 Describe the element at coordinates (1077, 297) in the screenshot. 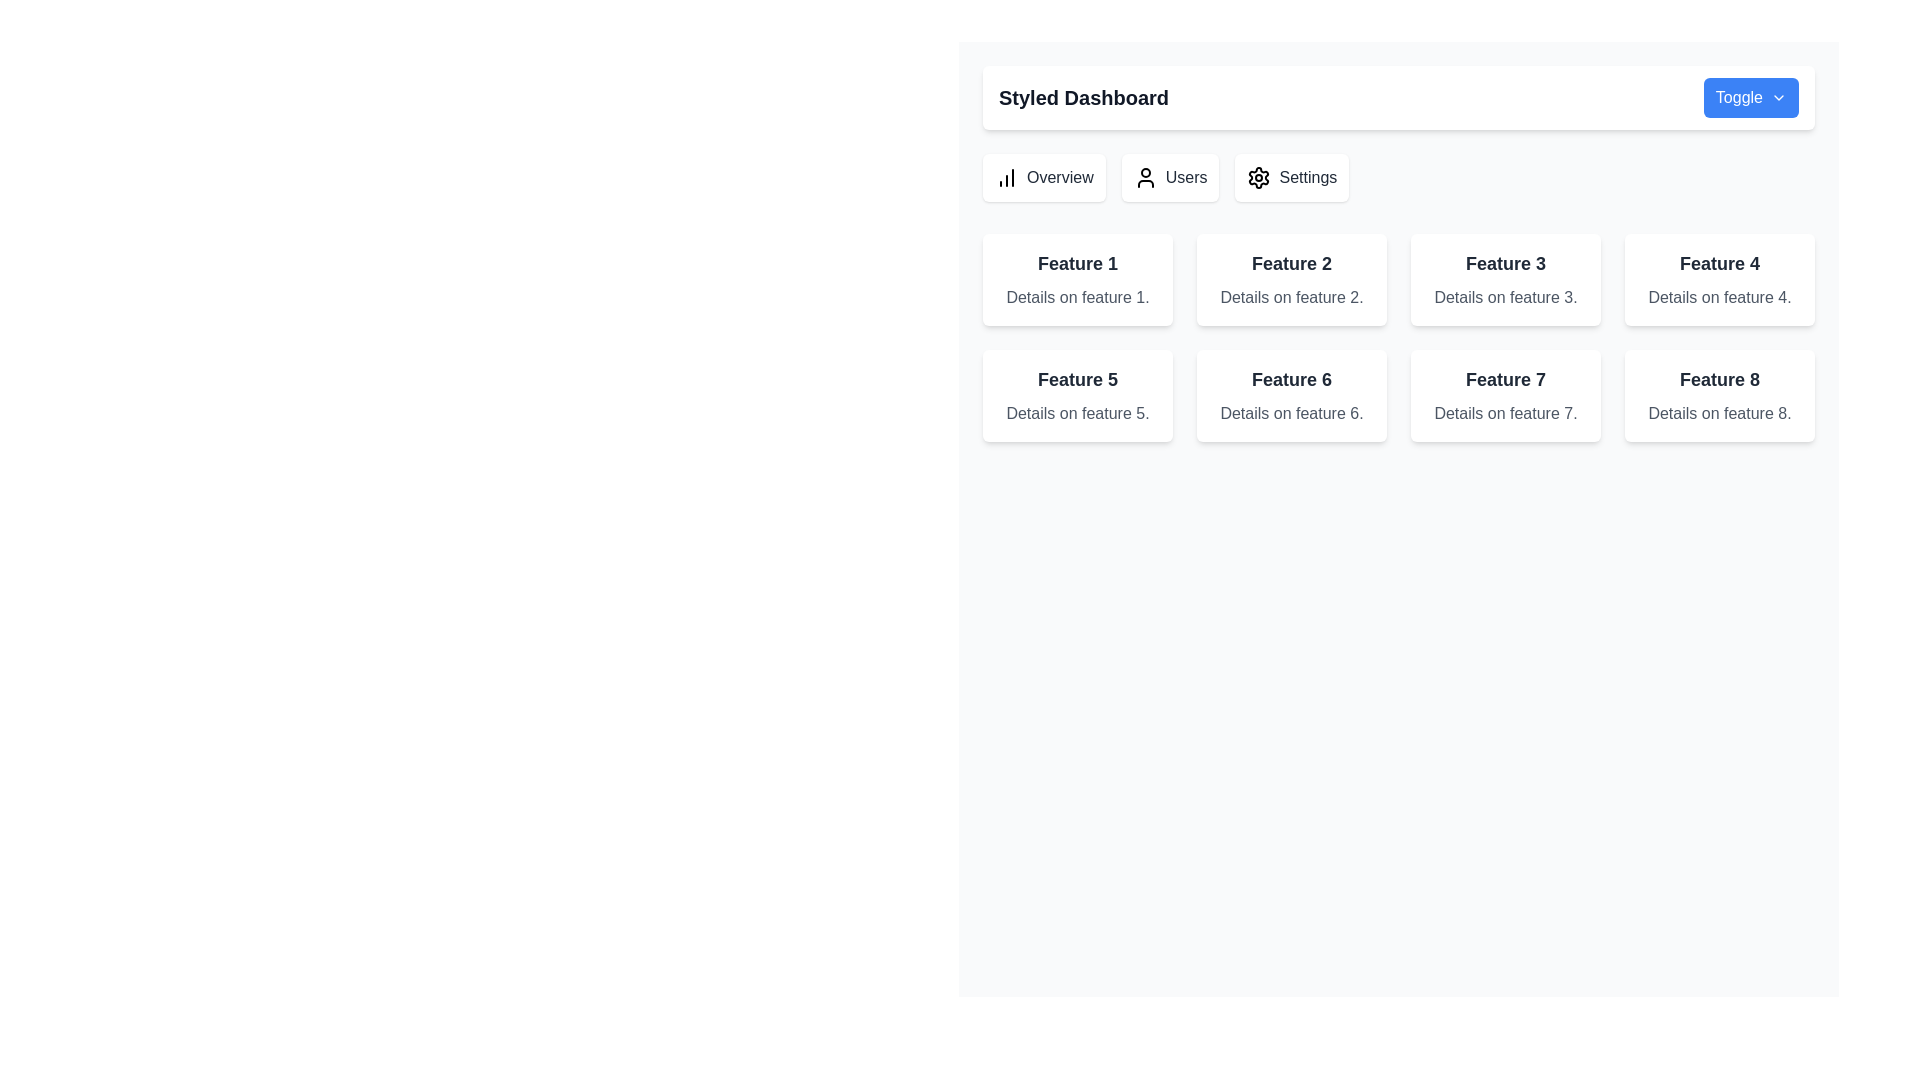

I see `the text element reading 'Details on feature 1' which is styled with a gray font and located beneath the 'Feature 1' header in the first column of a grid layout` at that location.